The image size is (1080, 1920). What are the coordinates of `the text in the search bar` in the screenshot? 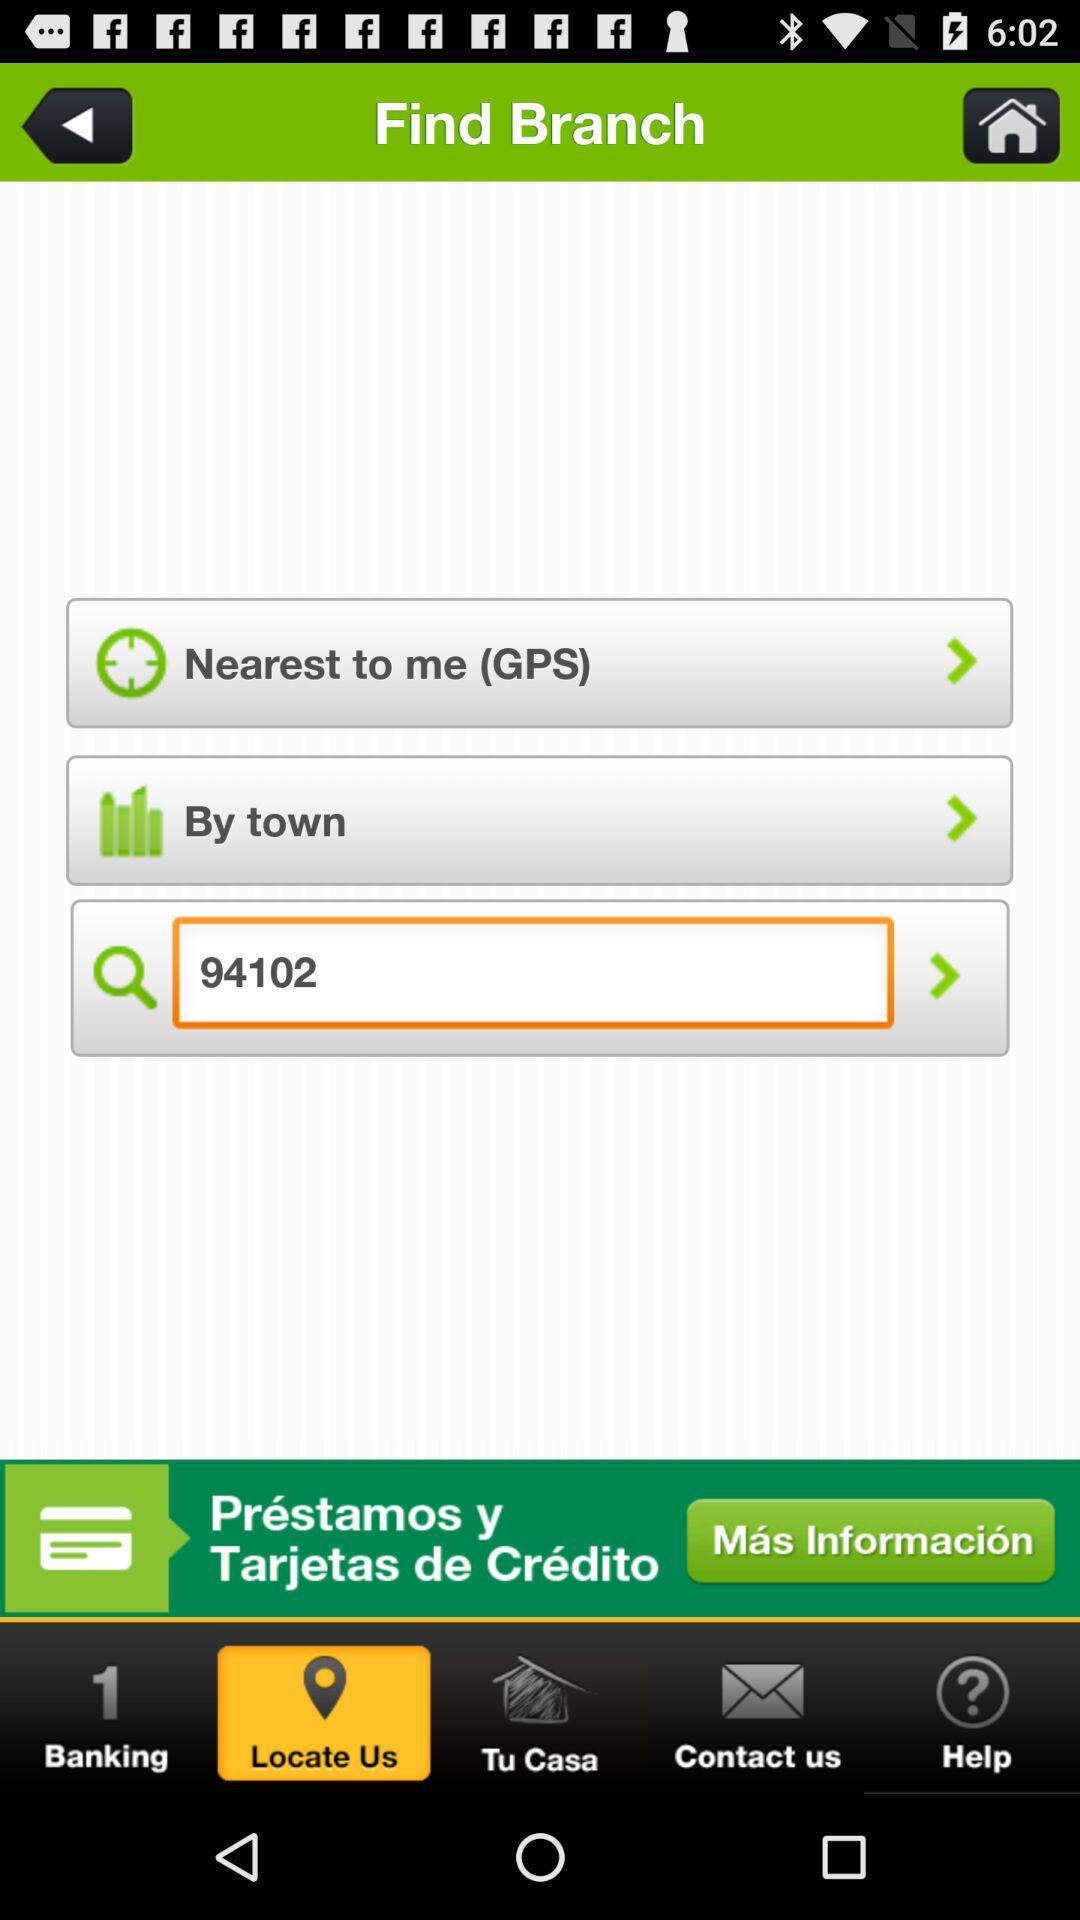 It's located at (532, 978).